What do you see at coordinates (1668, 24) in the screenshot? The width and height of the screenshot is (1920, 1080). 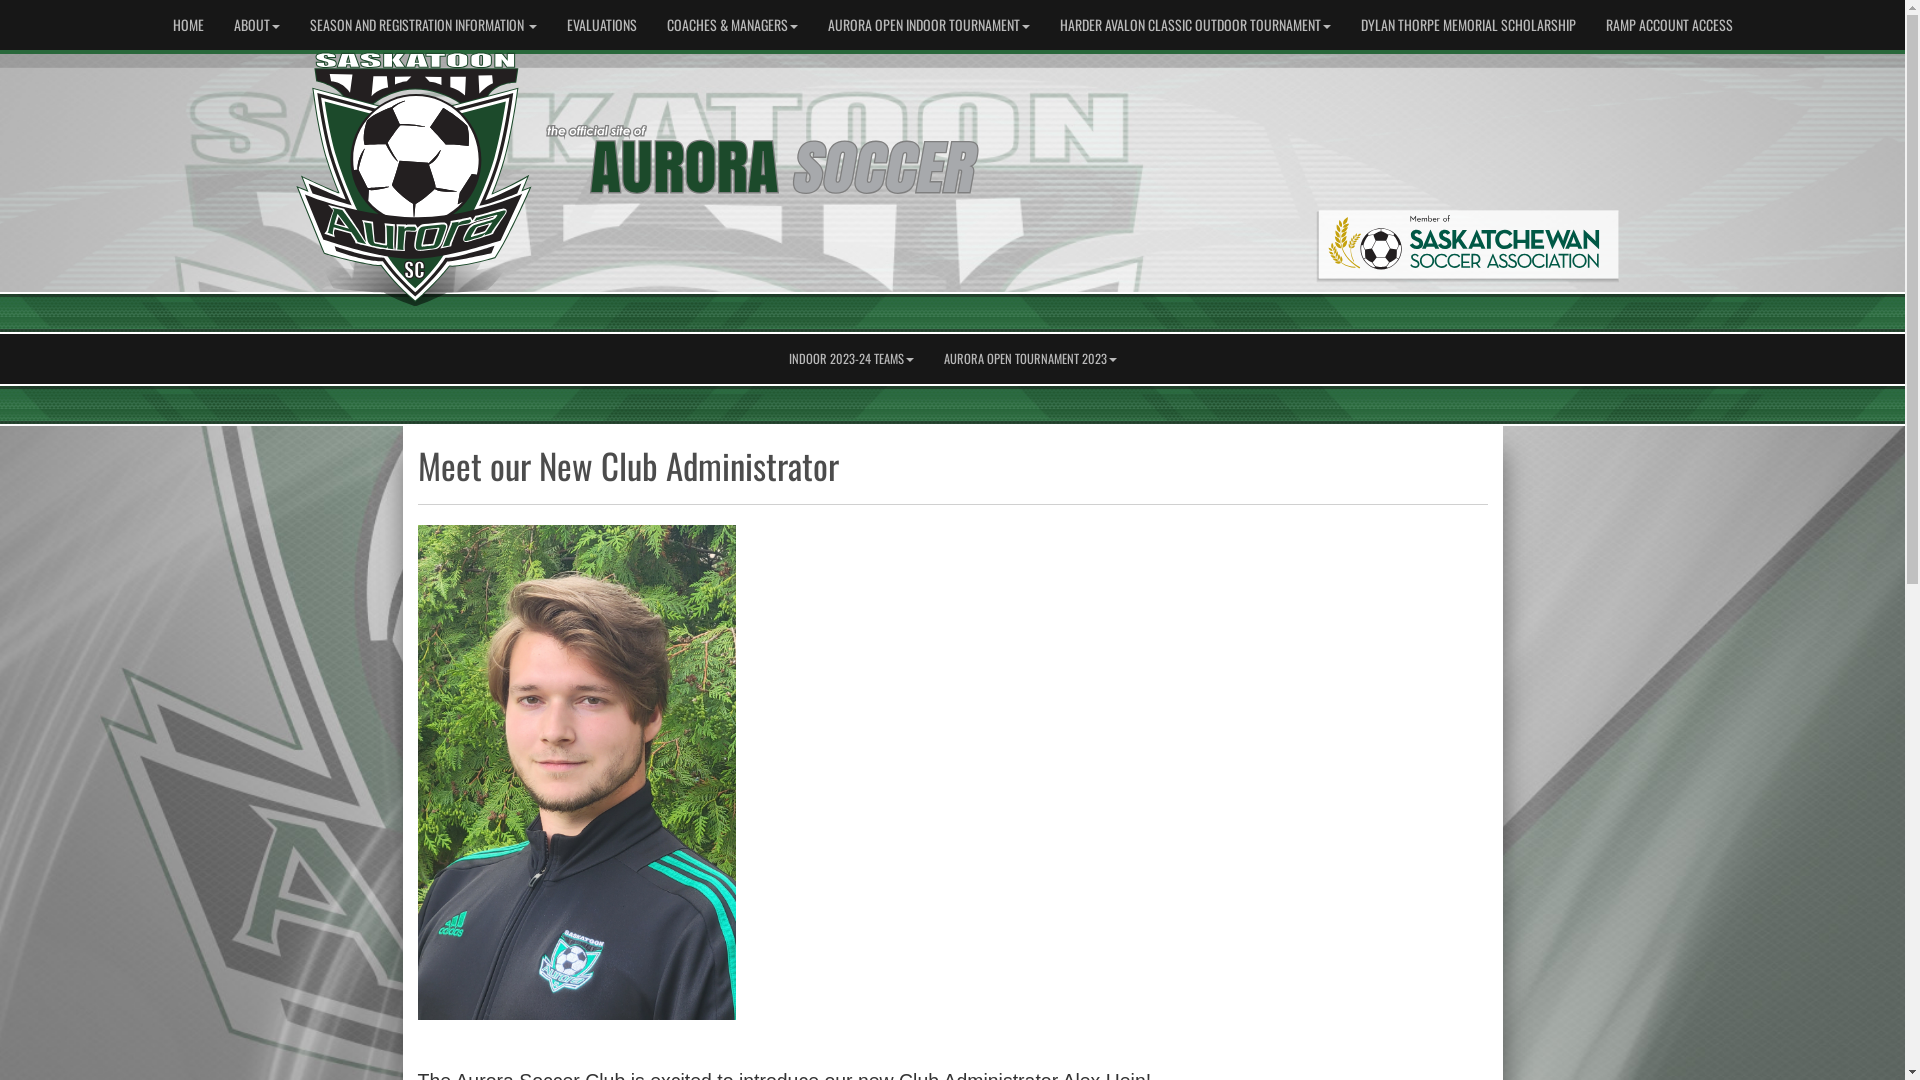 I see `'RAMP ACCOUNT ACCESS'` at bounding box center [1668, 24].